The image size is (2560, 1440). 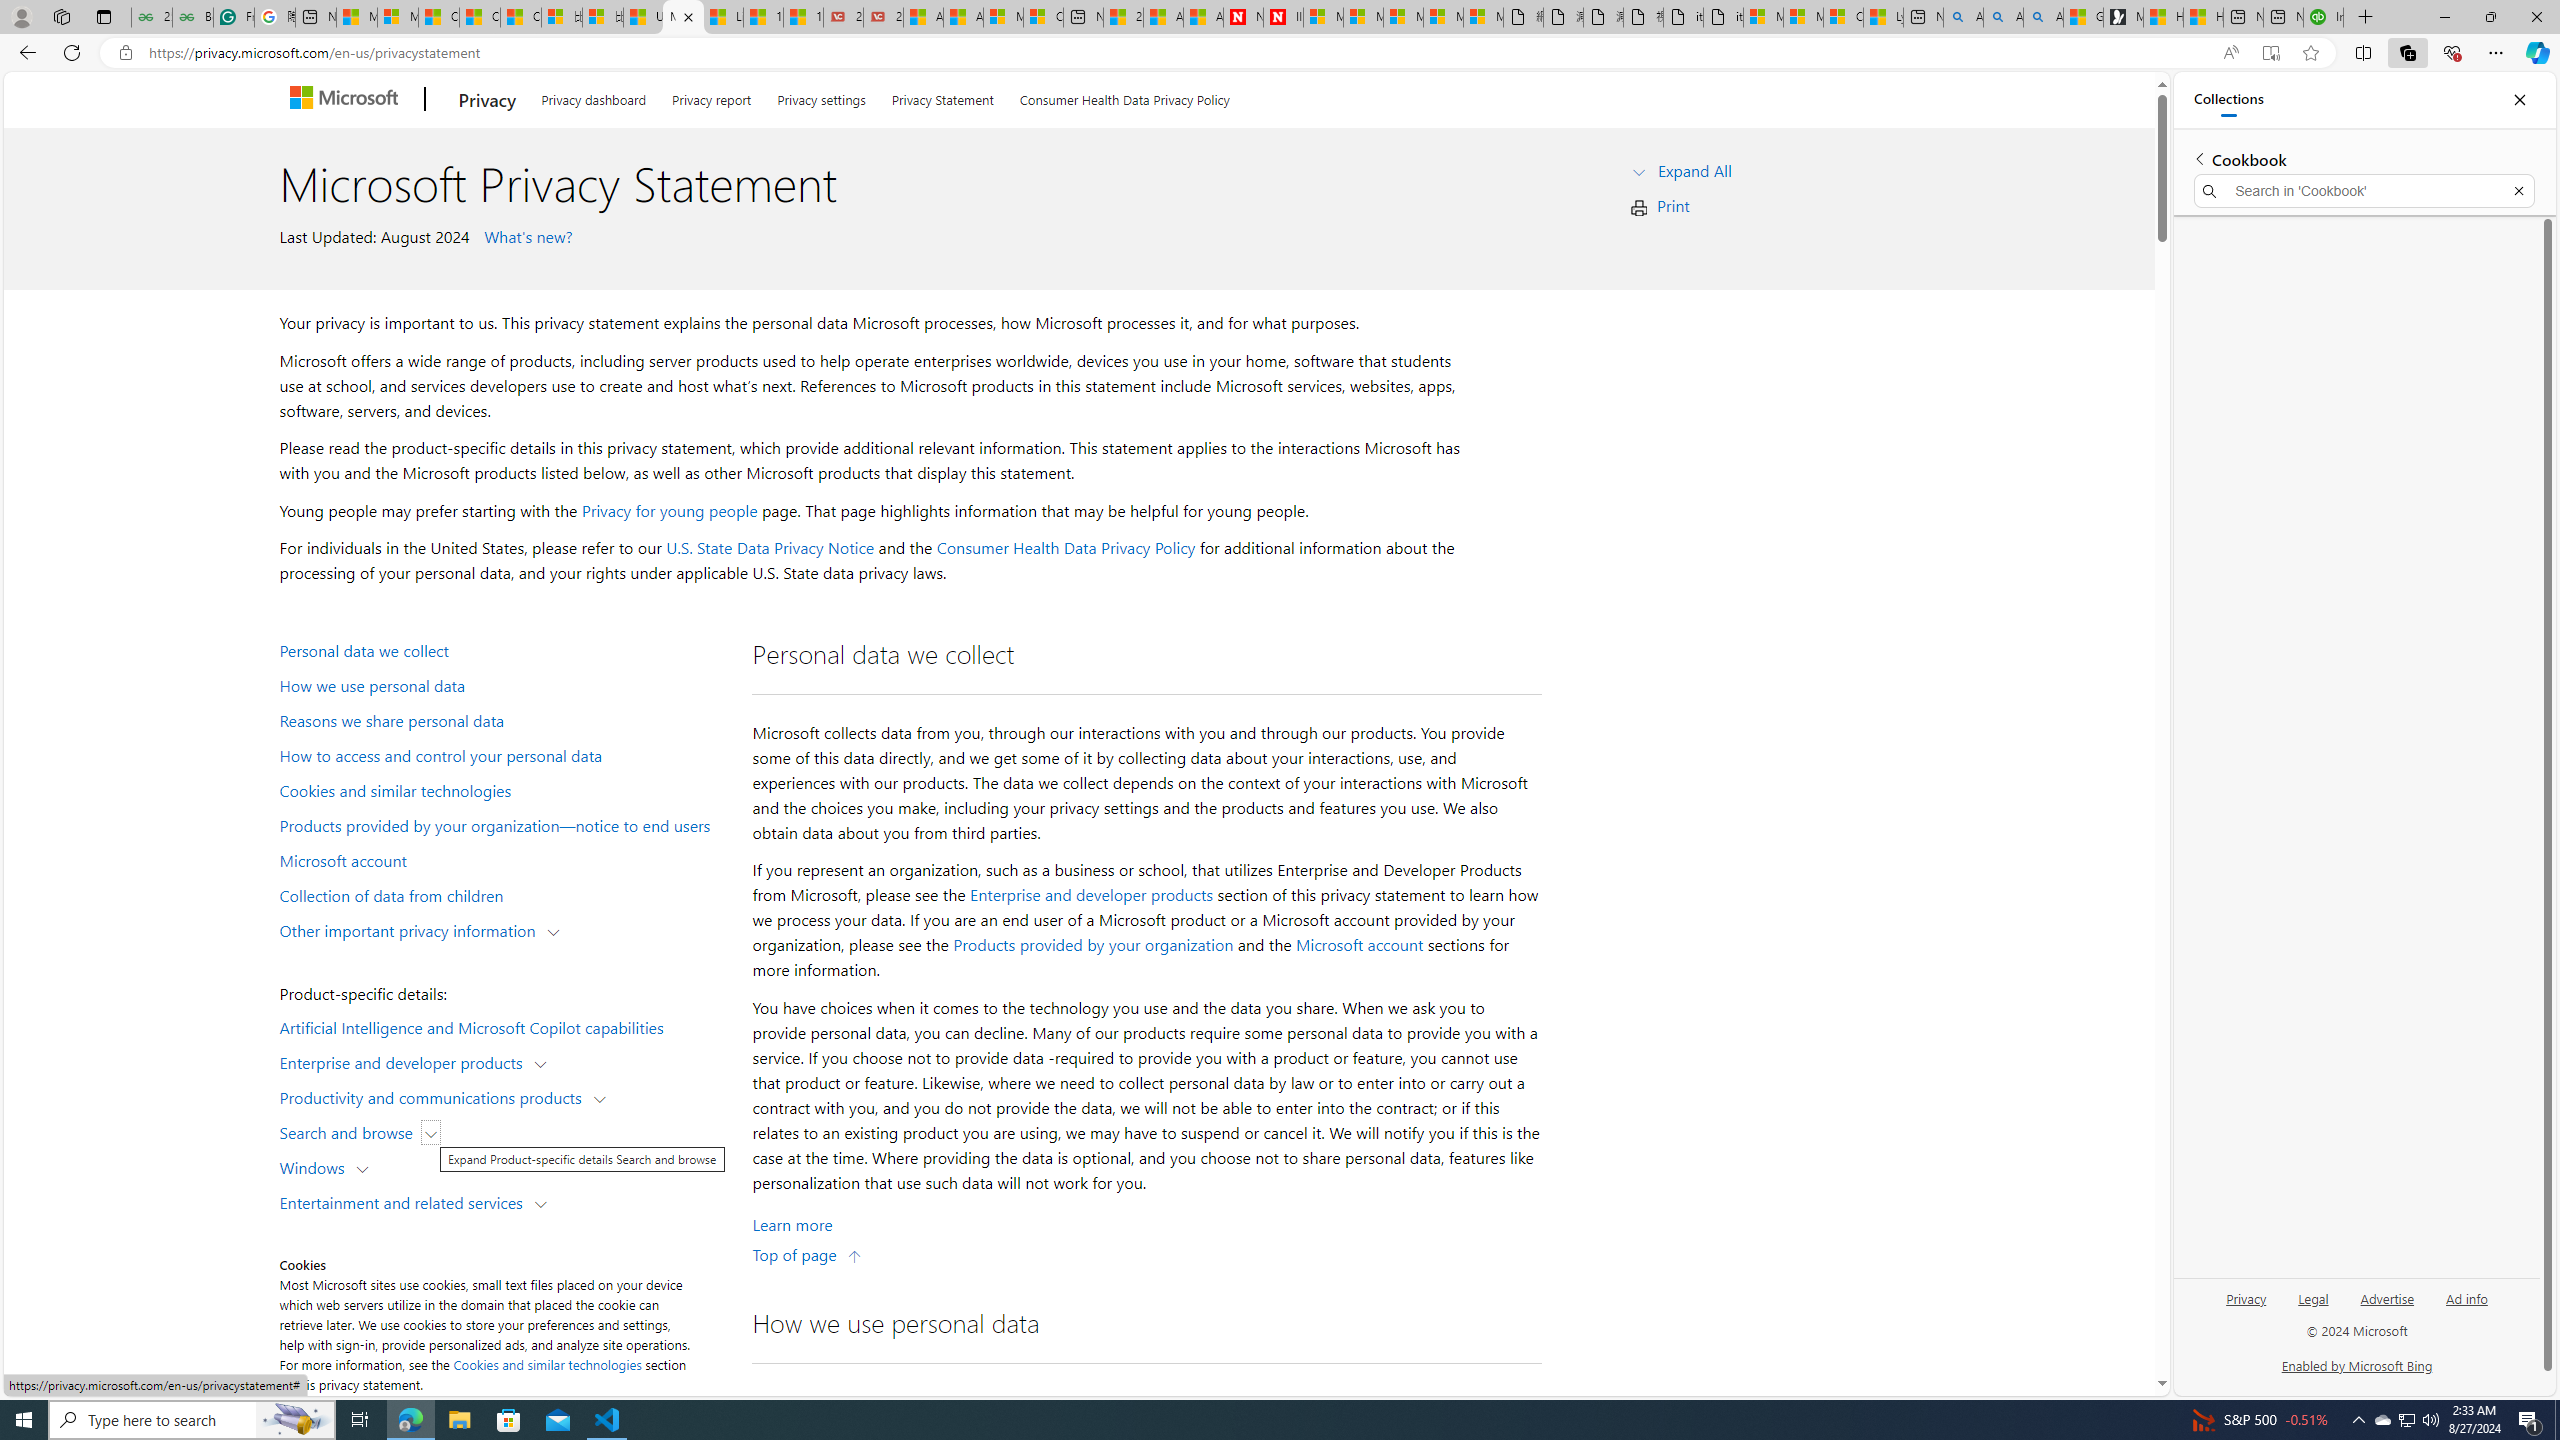 I want to click on 'Search and browse', so click(x=350, y=1130).